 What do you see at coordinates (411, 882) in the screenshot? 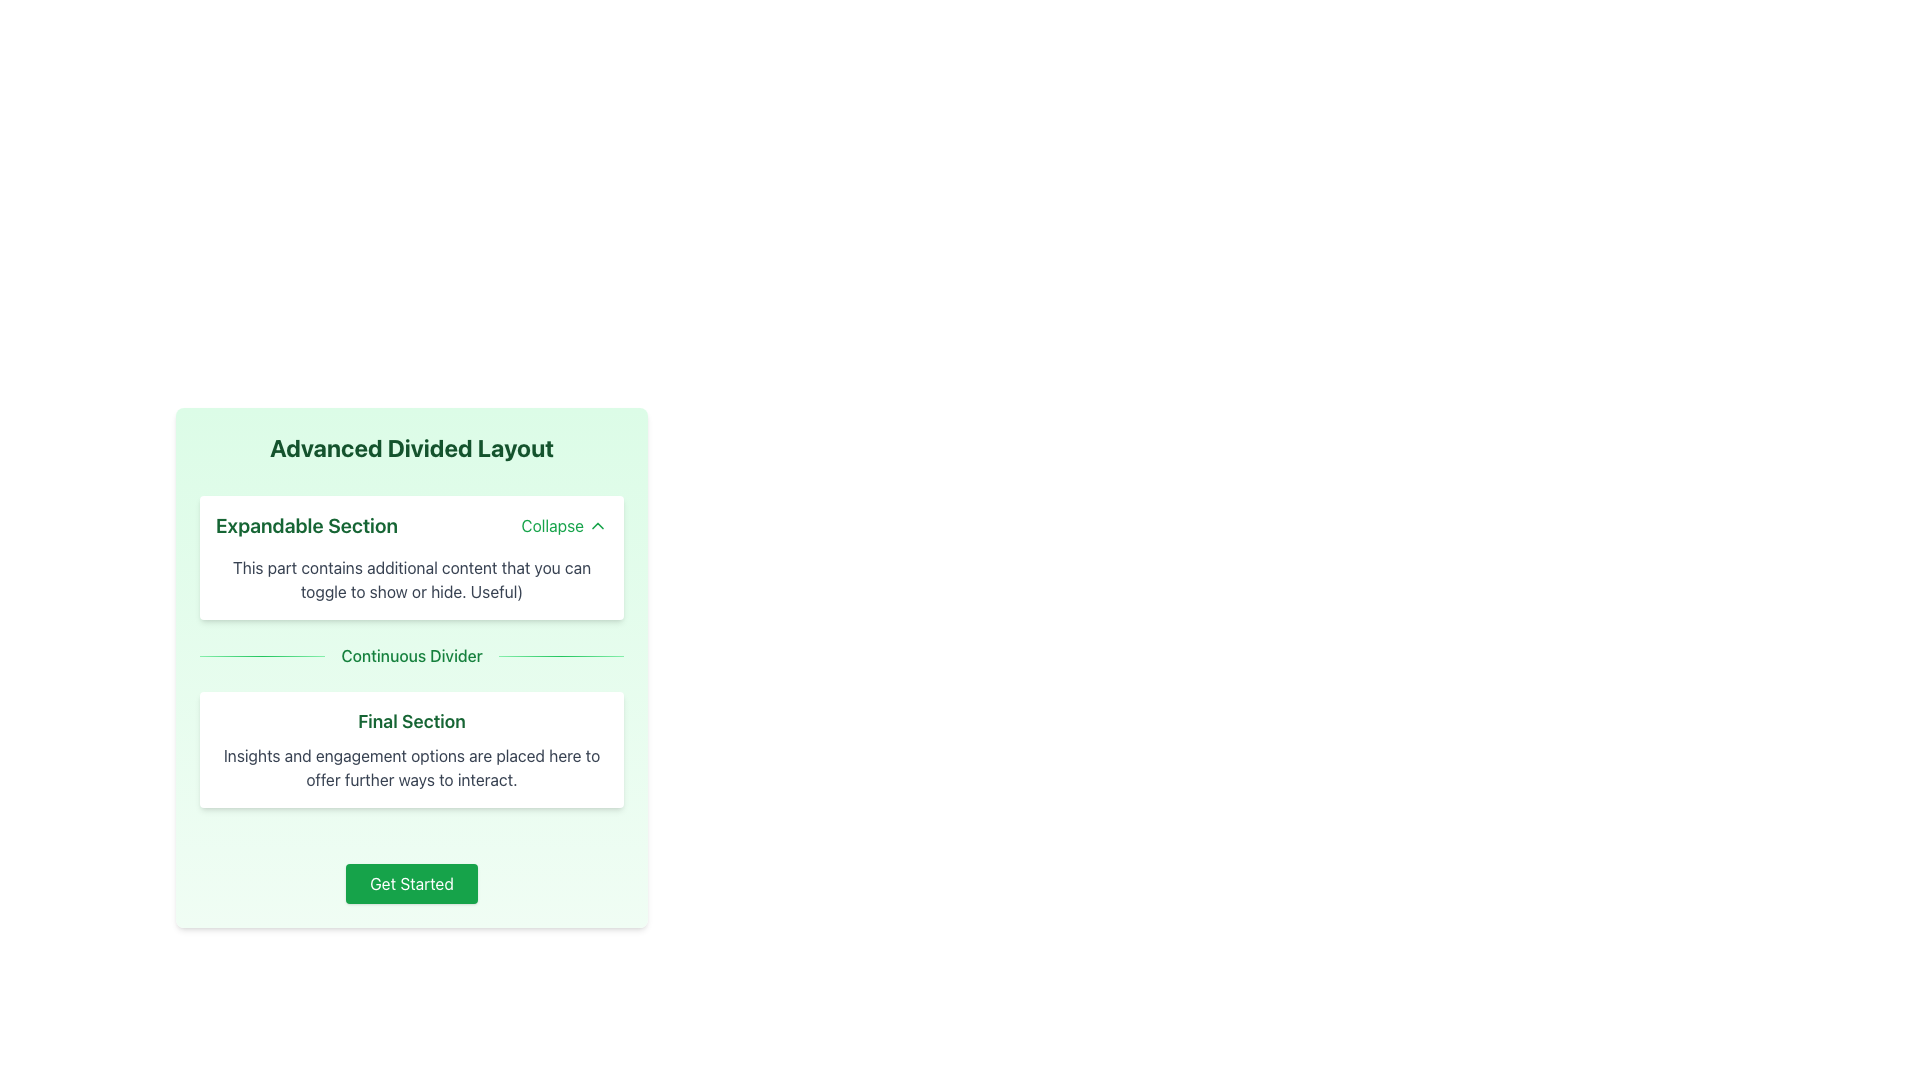
I see `the button located at the bottom center of the interface, below the card labeled 'Final Section', to observe the hover effect` at bounding box center [411, 882].